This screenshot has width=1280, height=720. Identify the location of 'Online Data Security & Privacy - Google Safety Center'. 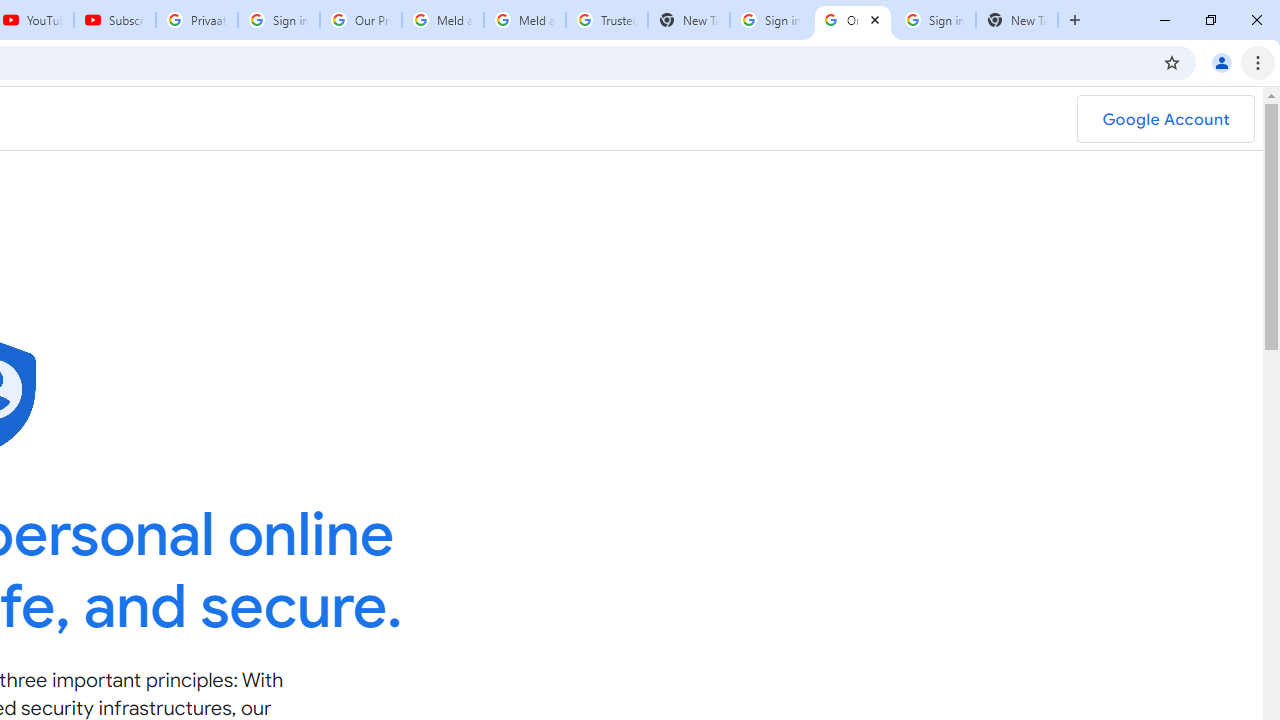
(852, 20).